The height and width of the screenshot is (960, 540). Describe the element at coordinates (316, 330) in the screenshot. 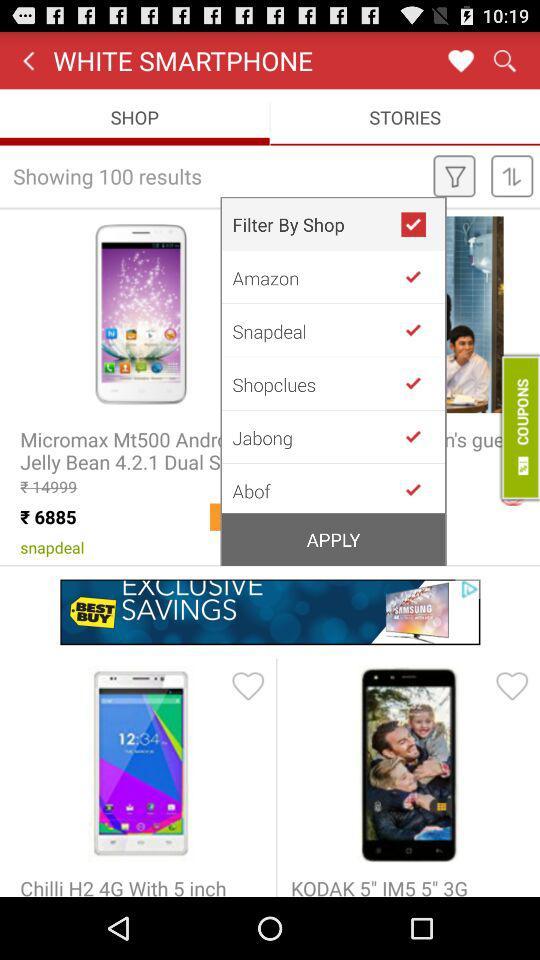

I see `snapdeal` at that location.